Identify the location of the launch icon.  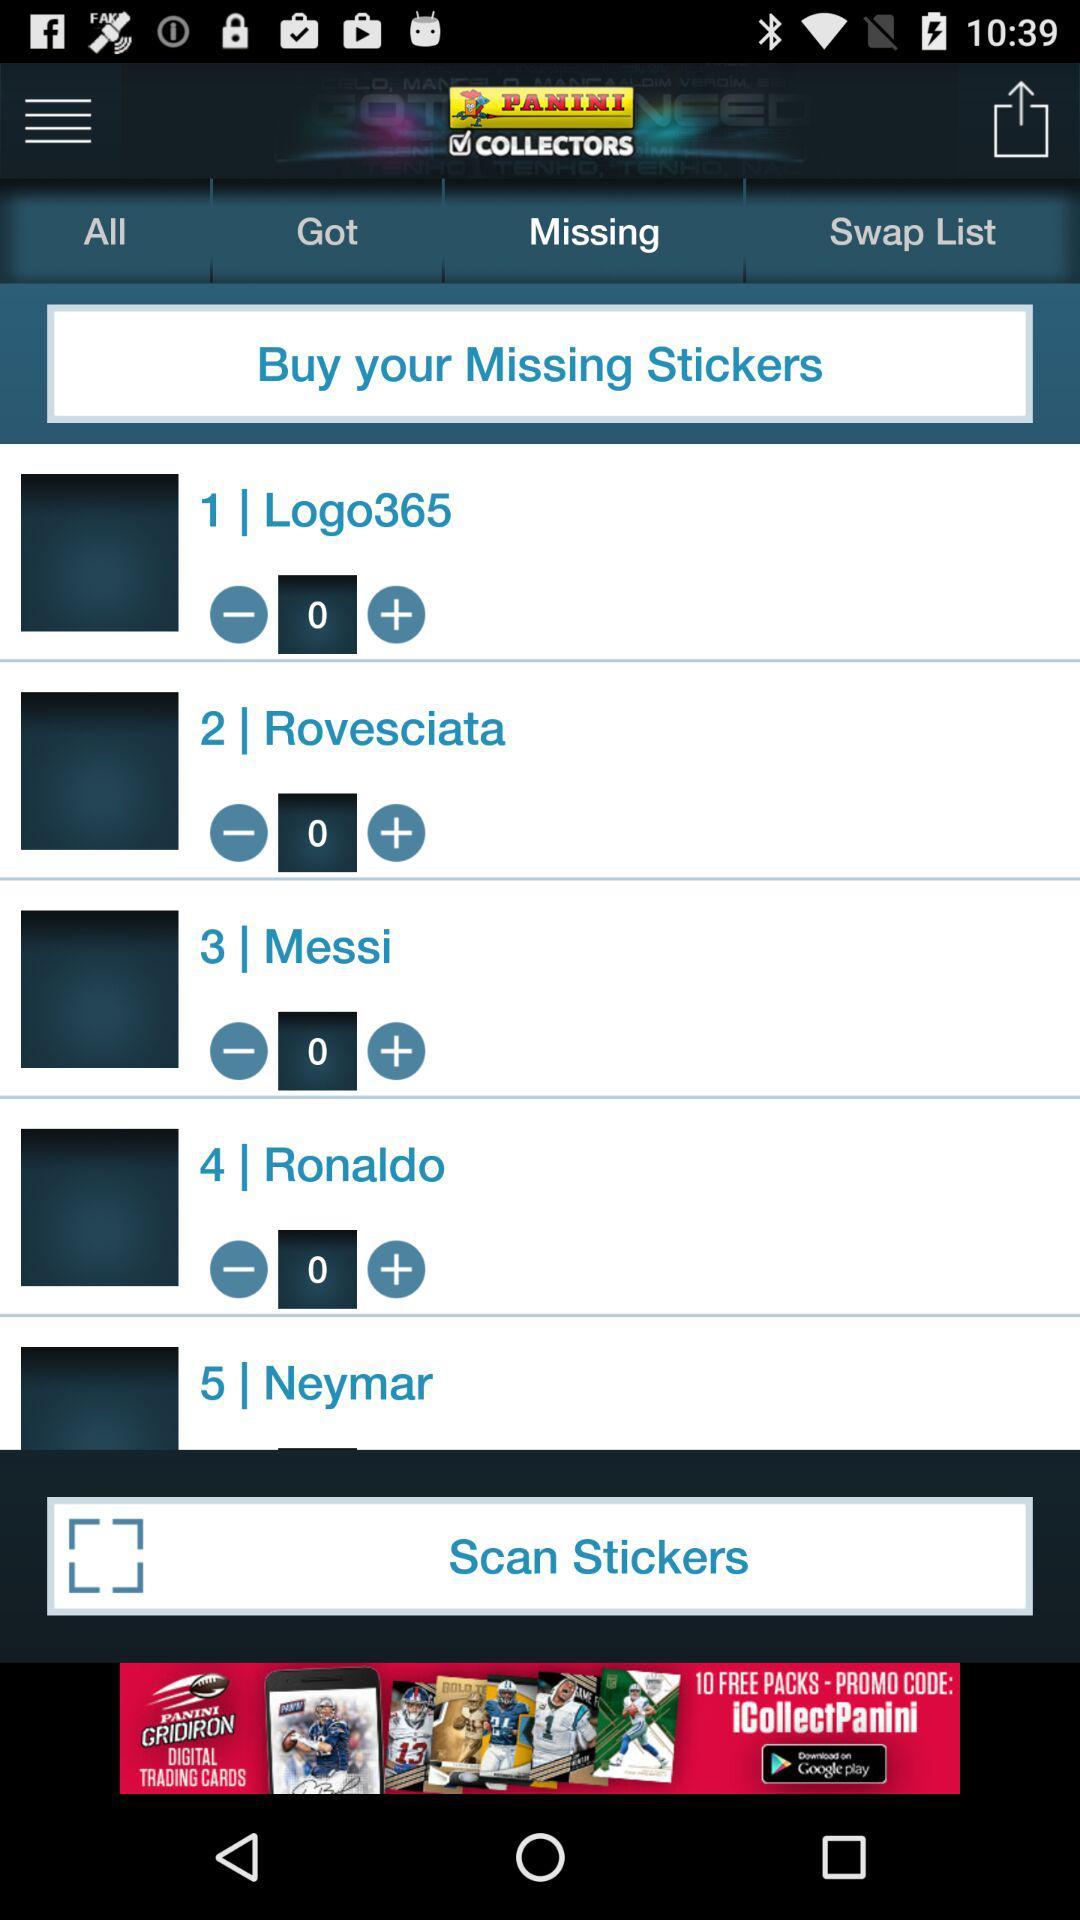
(1021, 127).